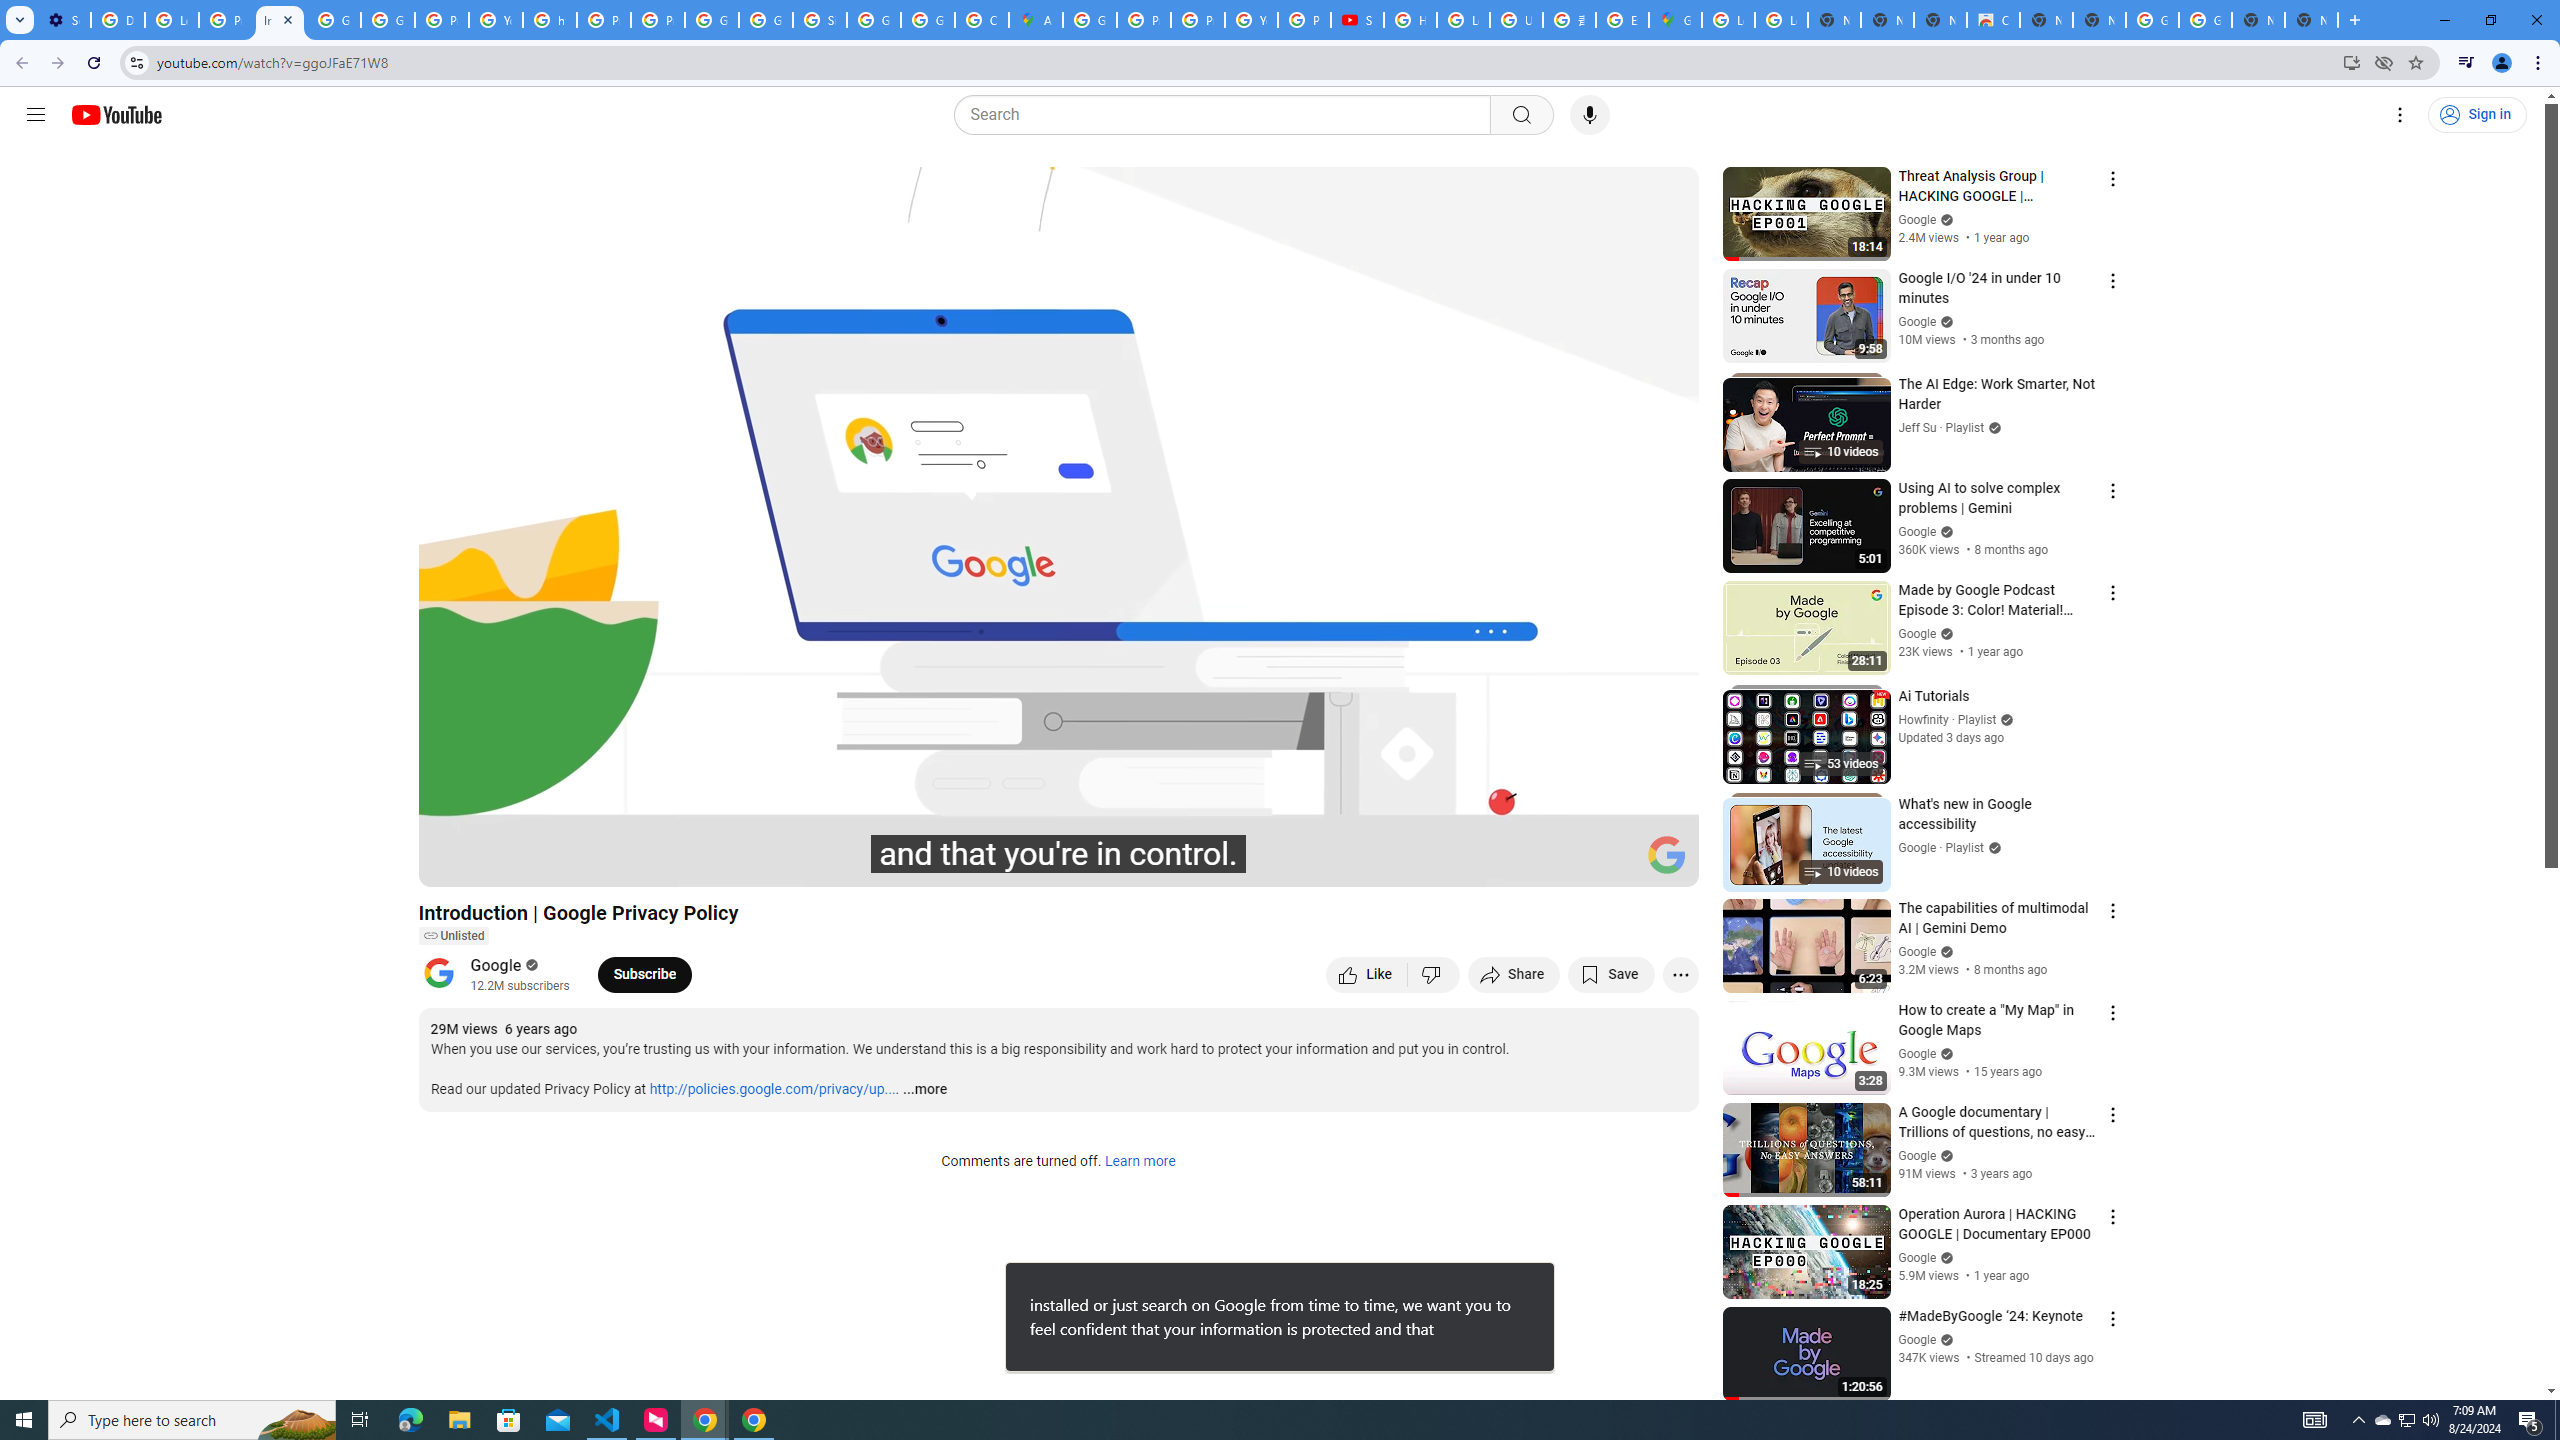  What do you see at coordinates (2311, 19) in the screenshot?
I see `'New Tab'` at bounding box center [2311, 19].